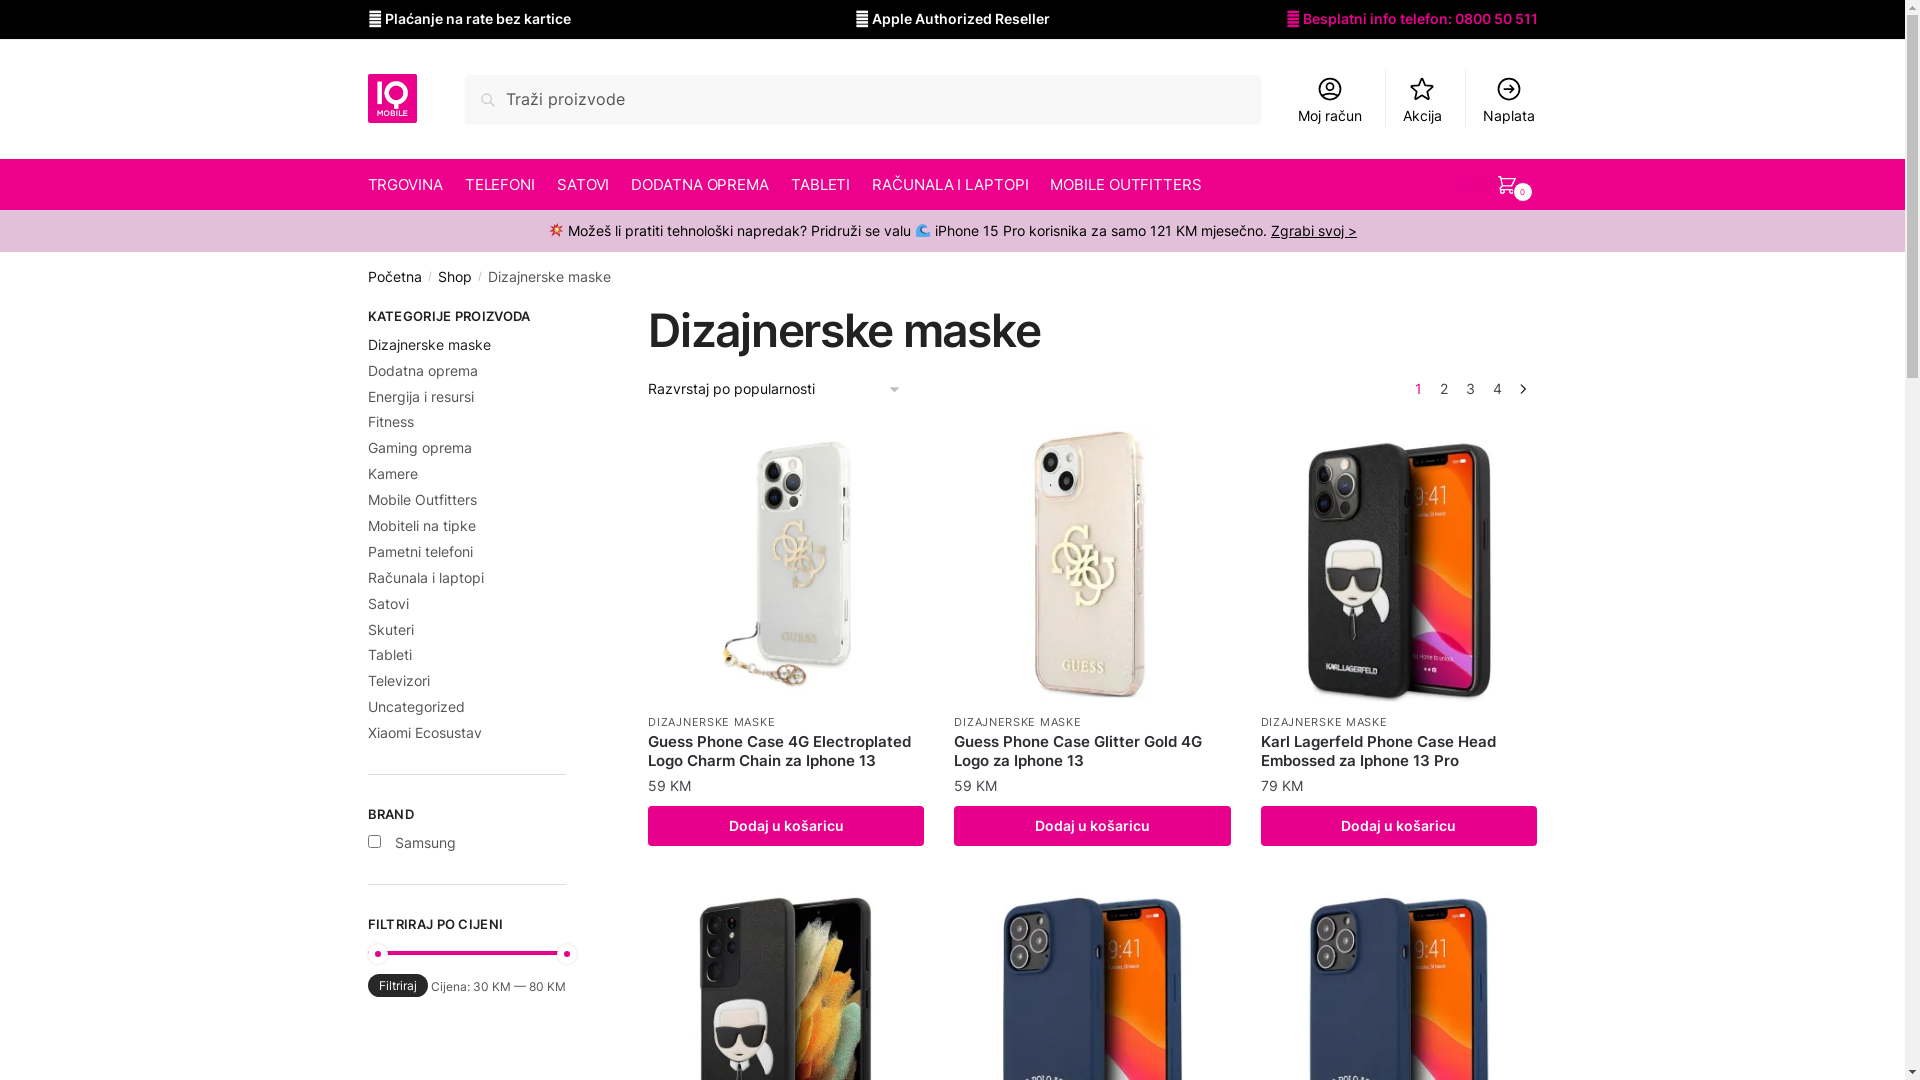 The image size is (1920, 1080). What do you see at coordinates (1444, 389) in the screenshot?
I see `'2'` at bounding box center [1444, 389].